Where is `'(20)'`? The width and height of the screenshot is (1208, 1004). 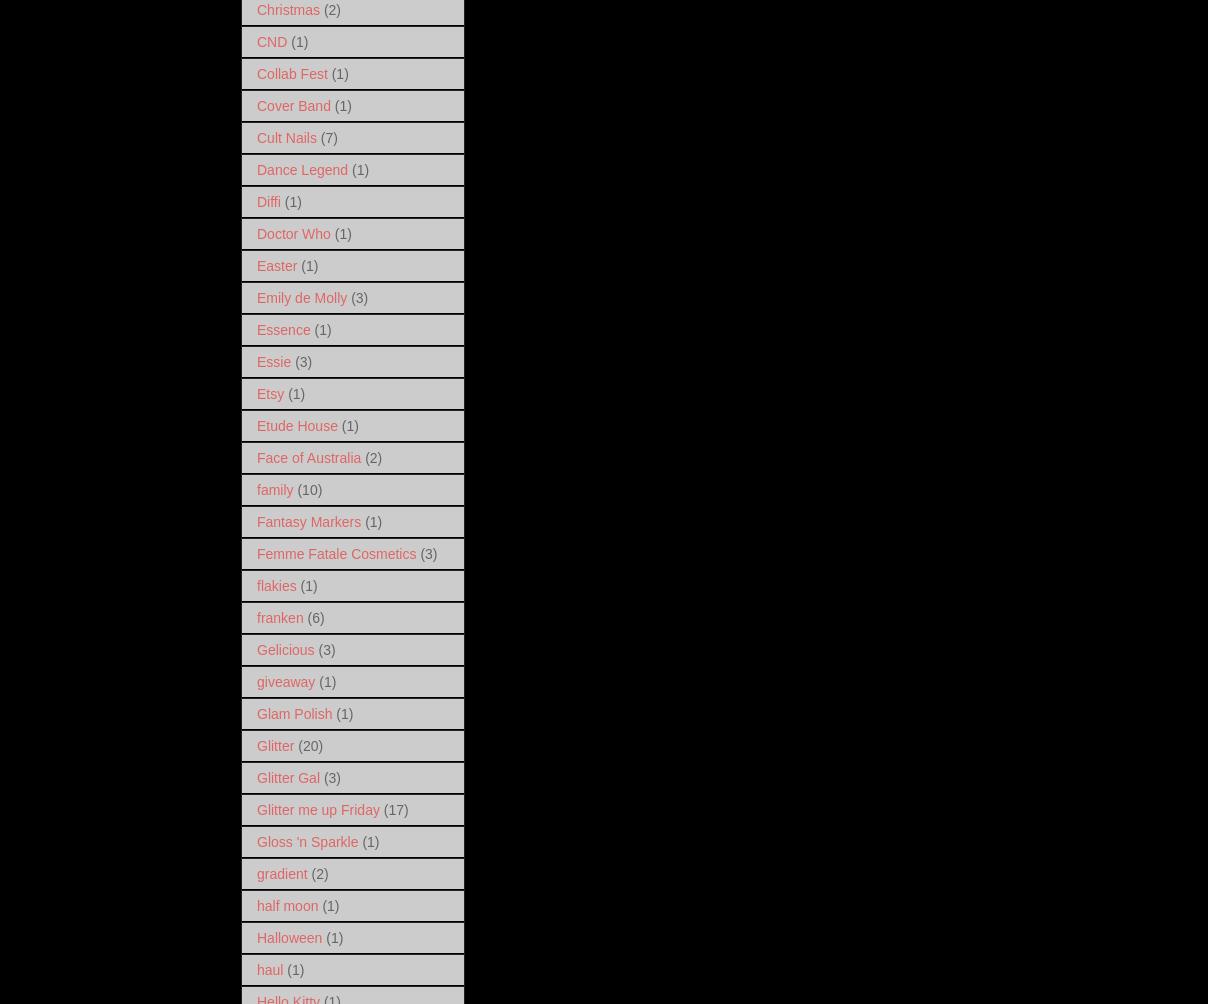 '(20)' is located at coordinates (309, 743).